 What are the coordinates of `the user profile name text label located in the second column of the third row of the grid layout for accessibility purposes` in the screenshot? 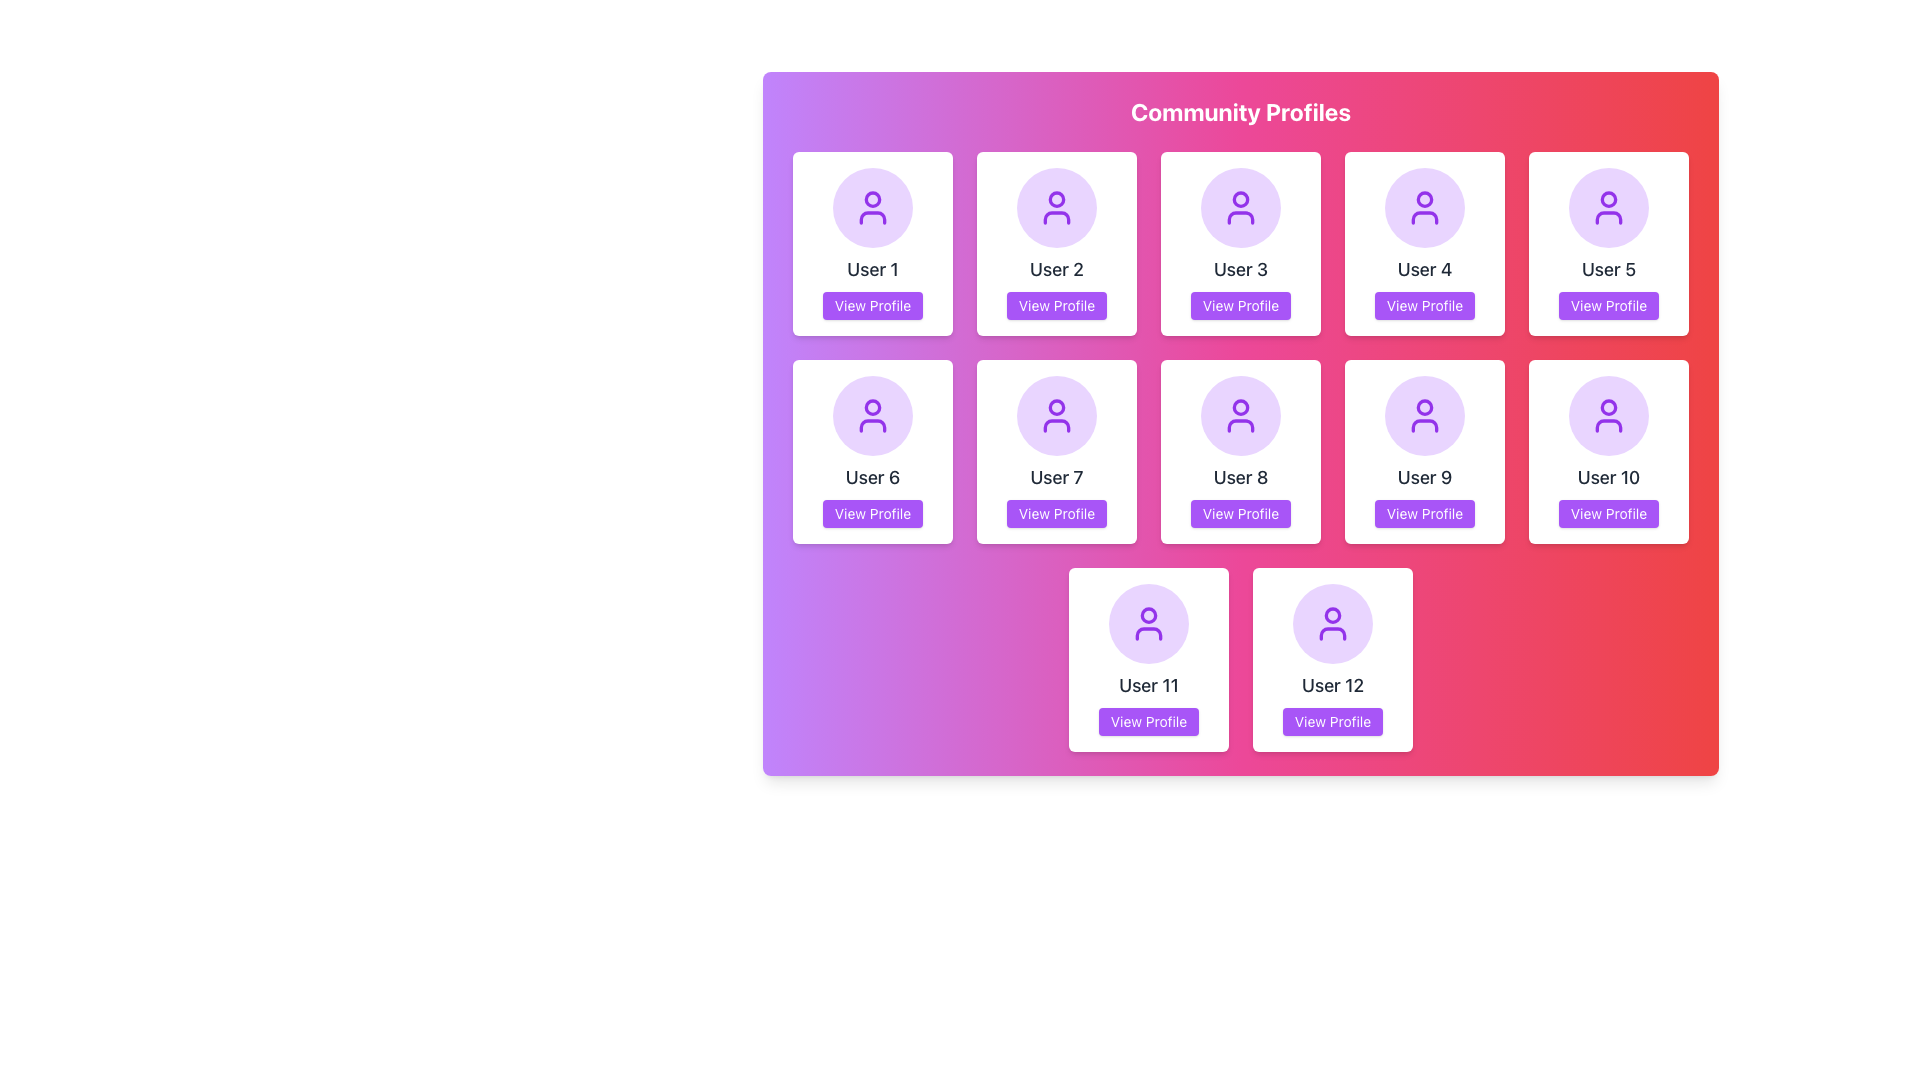 It's located at (1608, 478).